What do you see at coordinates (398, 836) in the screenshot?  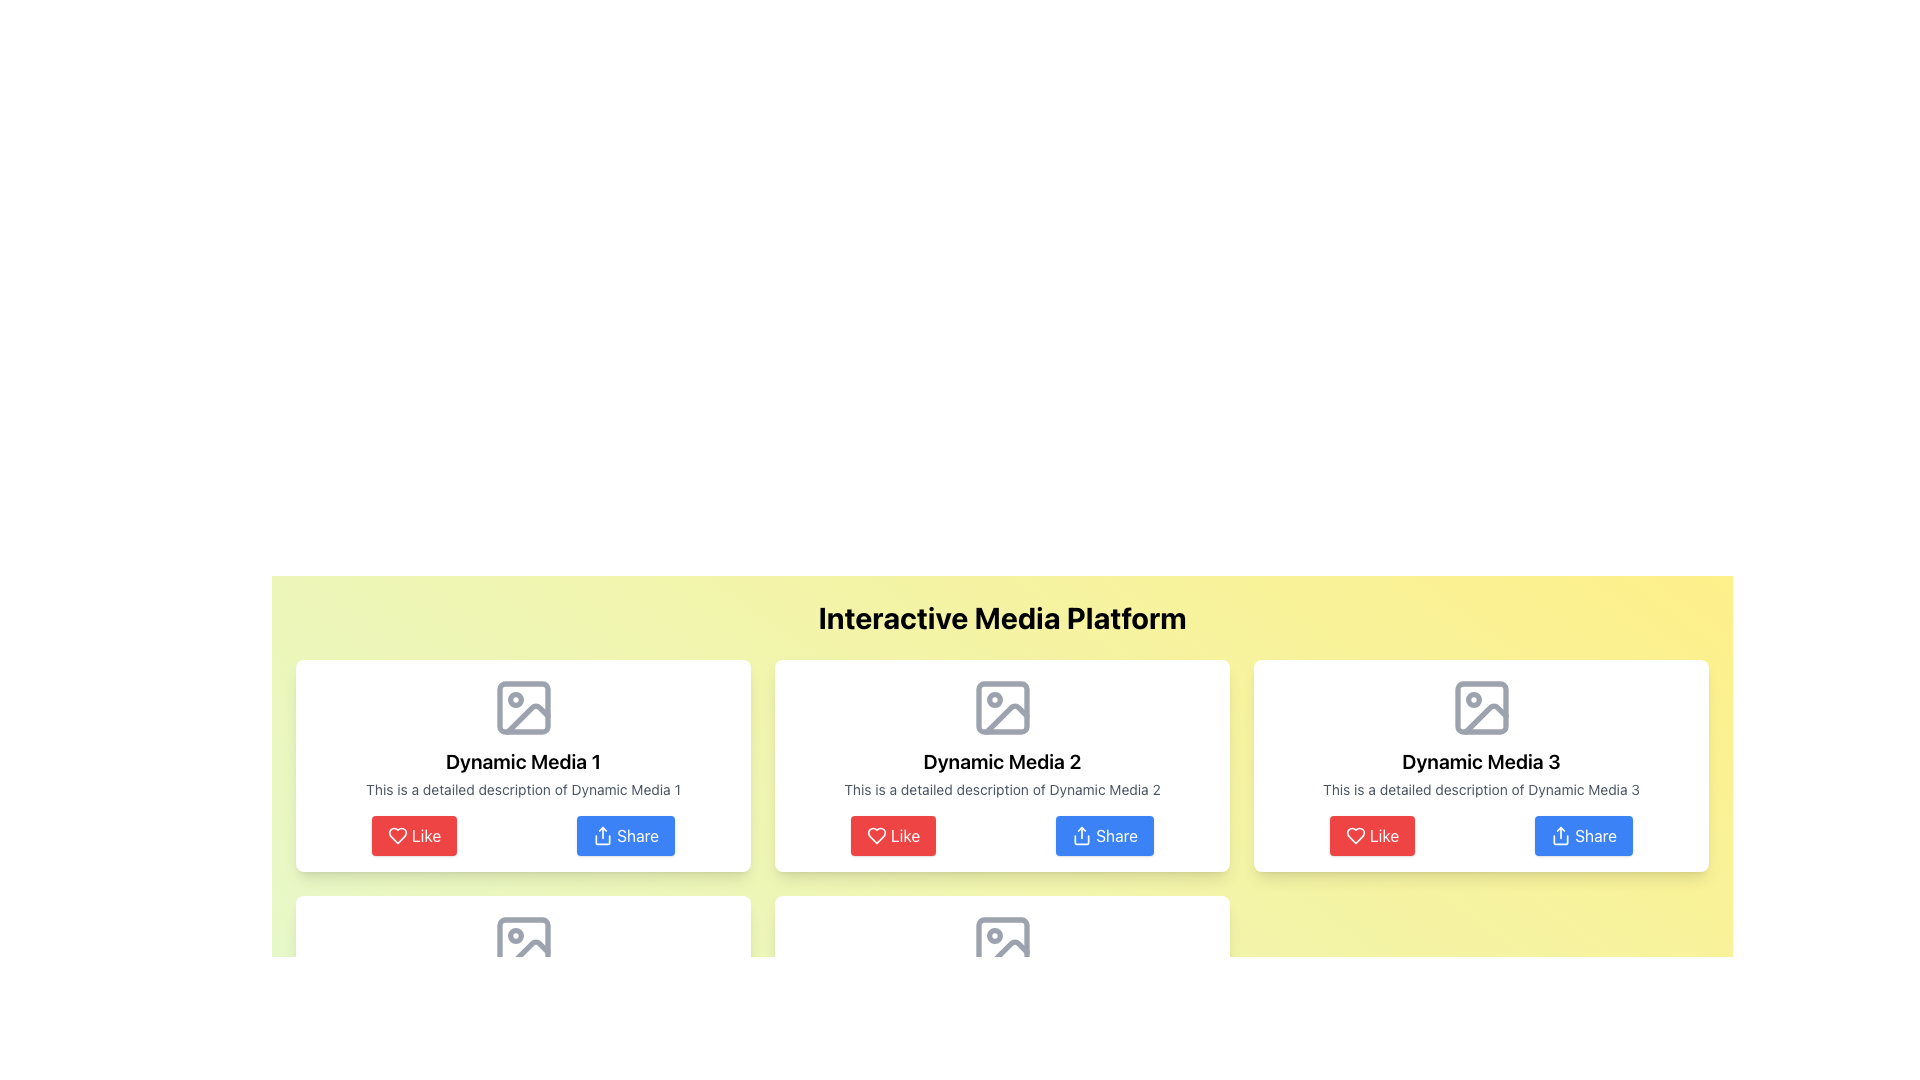 I see `the 'like' icon located at the bottom-left portion of the first card` at bounding box center [398, 836].